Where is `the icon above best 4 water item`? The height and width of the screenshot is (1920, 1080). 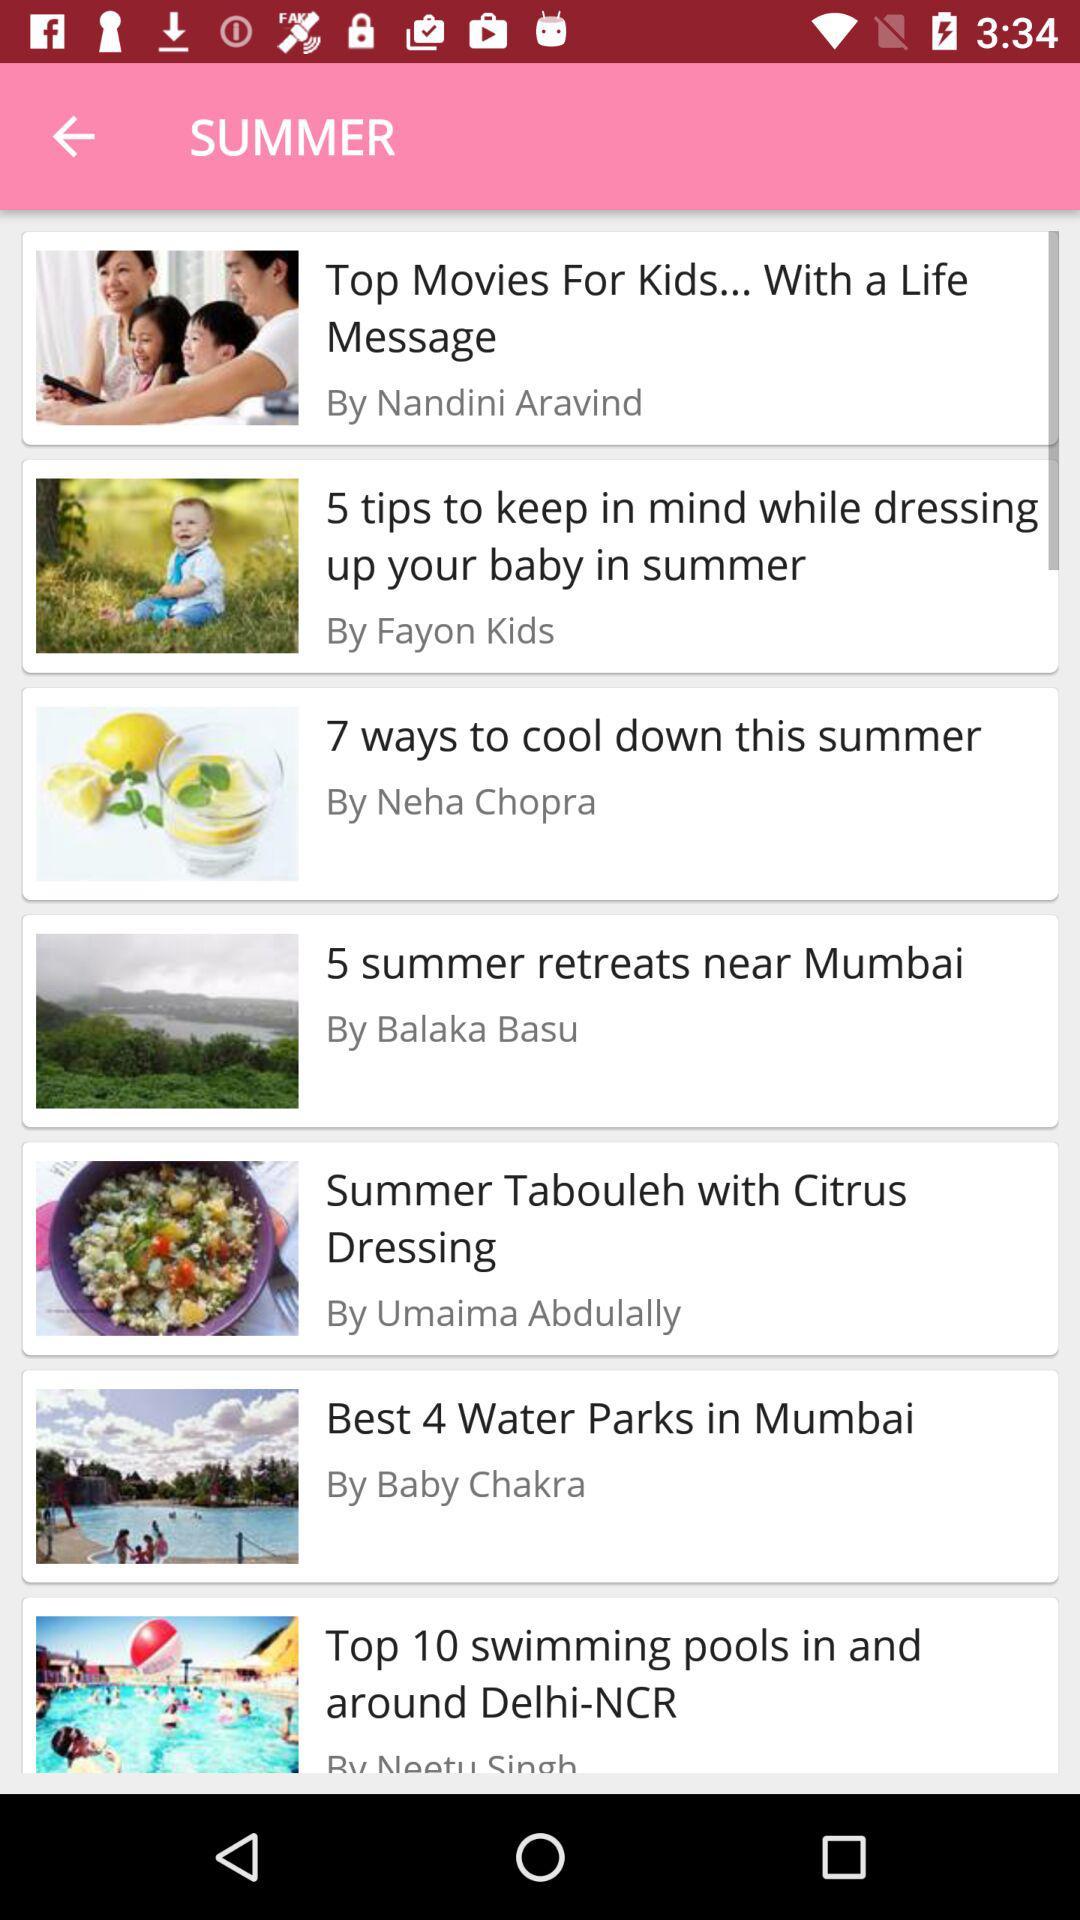
the icon above best 4 water item is located at coordinates (502, 1312).